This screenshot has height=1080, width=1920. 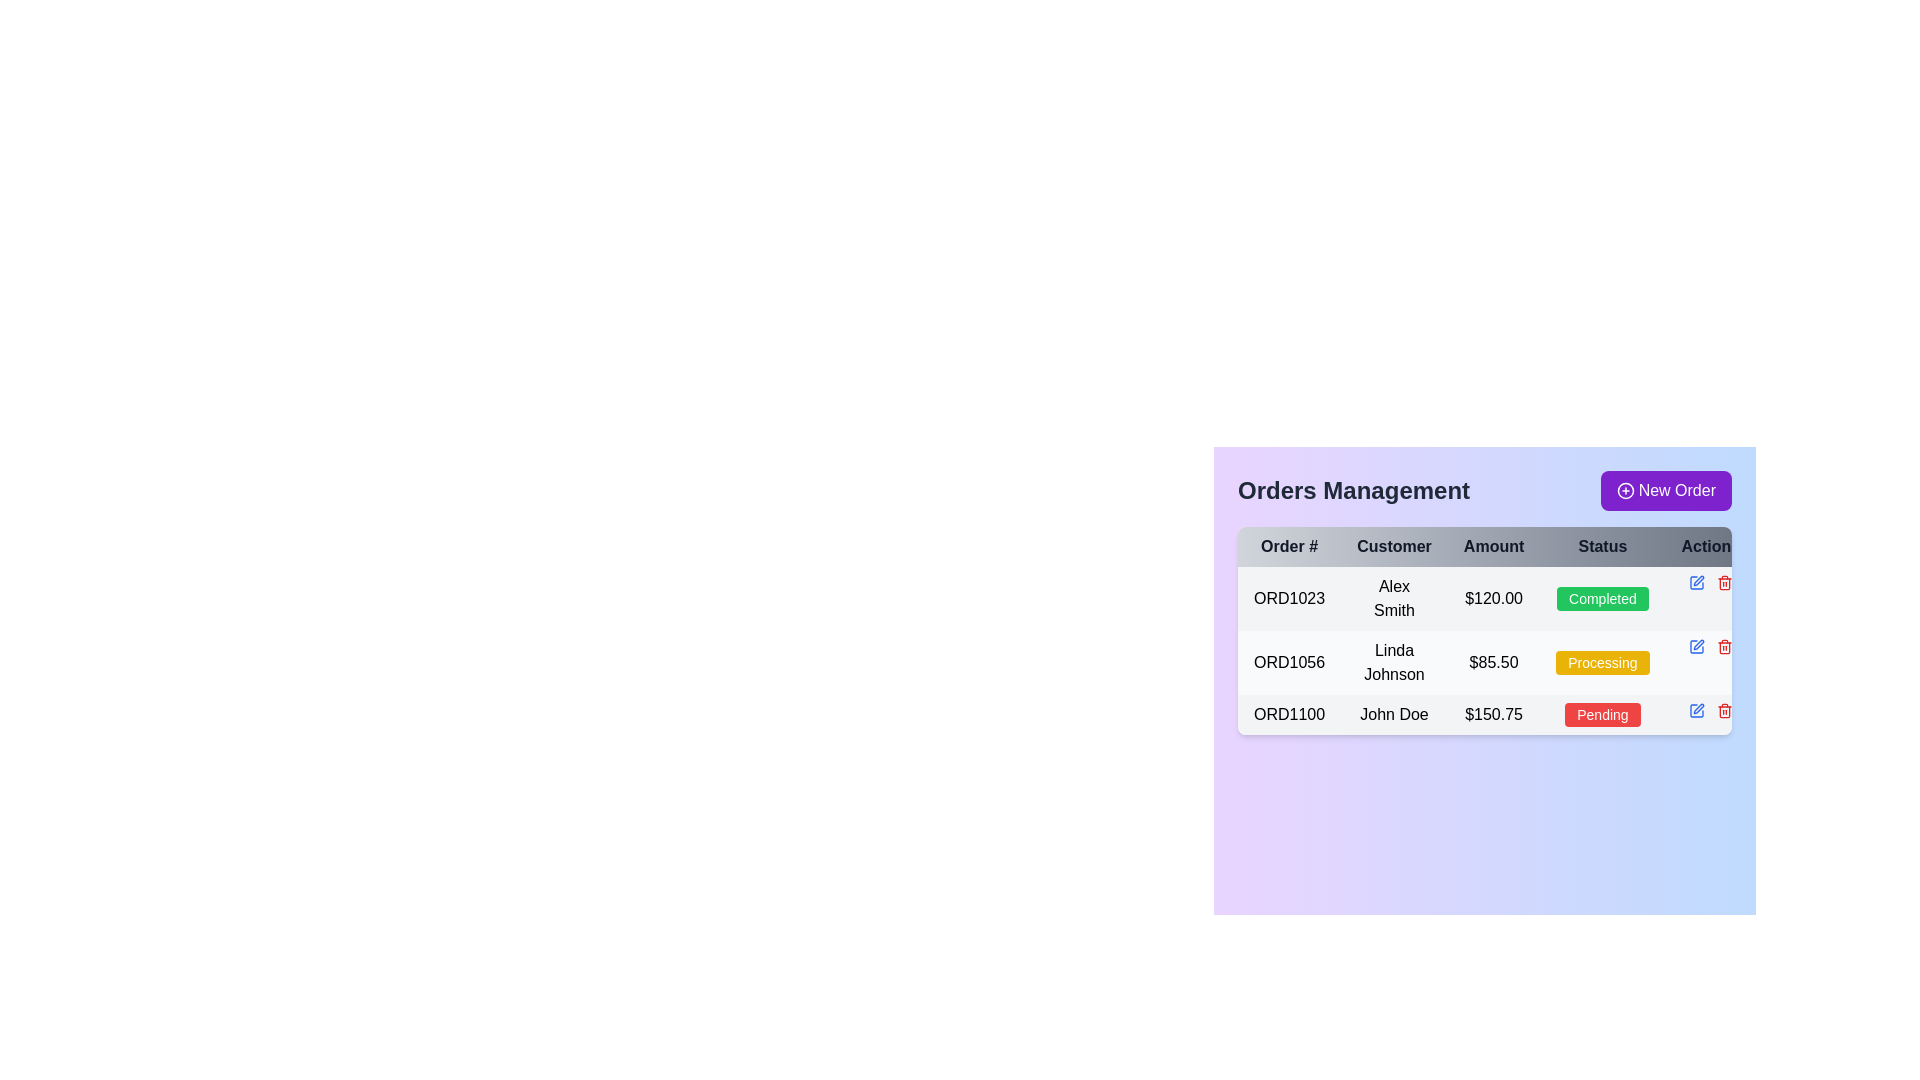 What do you see at coordinates (1695, 709) in the screenshot?
I see `the edit icon button in the 'Action' column of the third row in the 'Orders Management' data table` at bounding box center [1695, 709].